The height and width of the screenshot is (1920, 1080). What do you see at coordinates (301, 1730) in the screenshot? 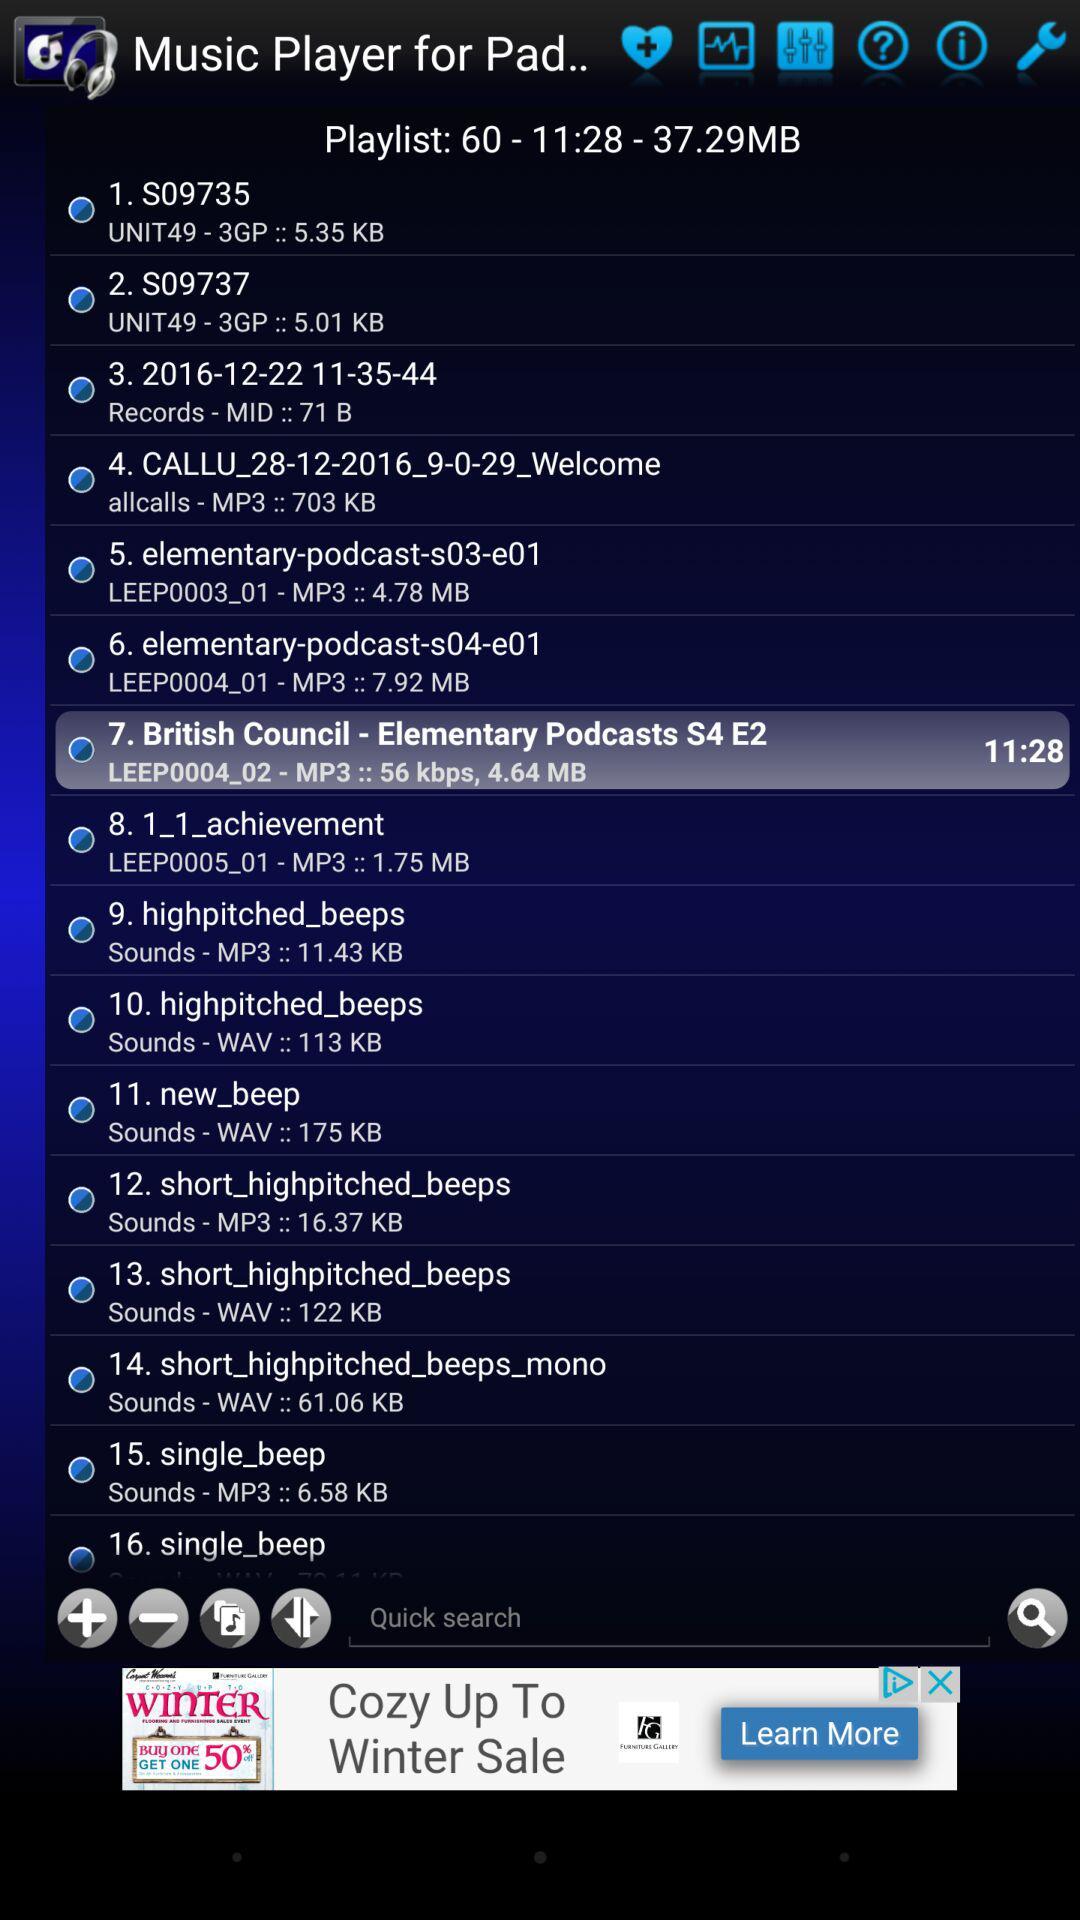
I see `the swap icon` at bounding box center [301, 1730].